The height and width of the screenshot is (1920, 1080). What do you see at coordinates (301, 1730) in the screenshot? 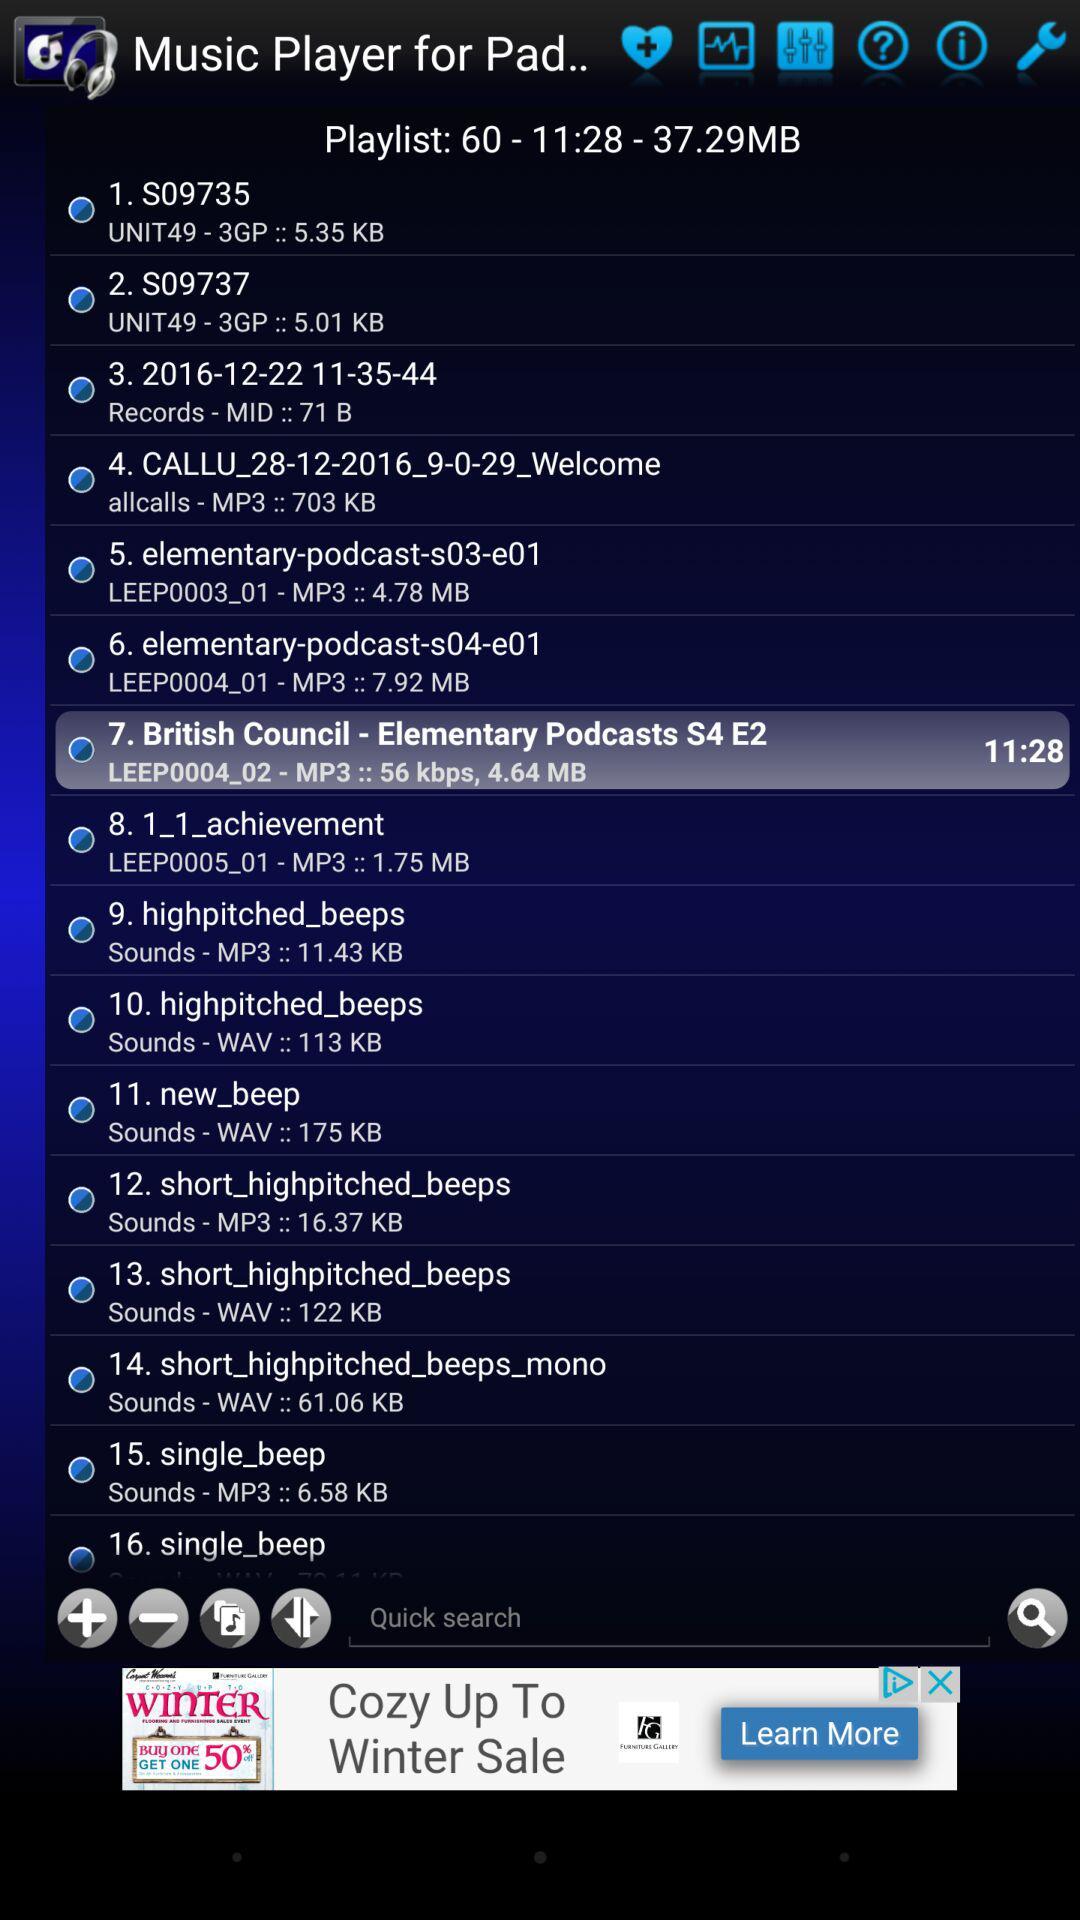
I see `the swap icon` at bounding box center [301, 1730].